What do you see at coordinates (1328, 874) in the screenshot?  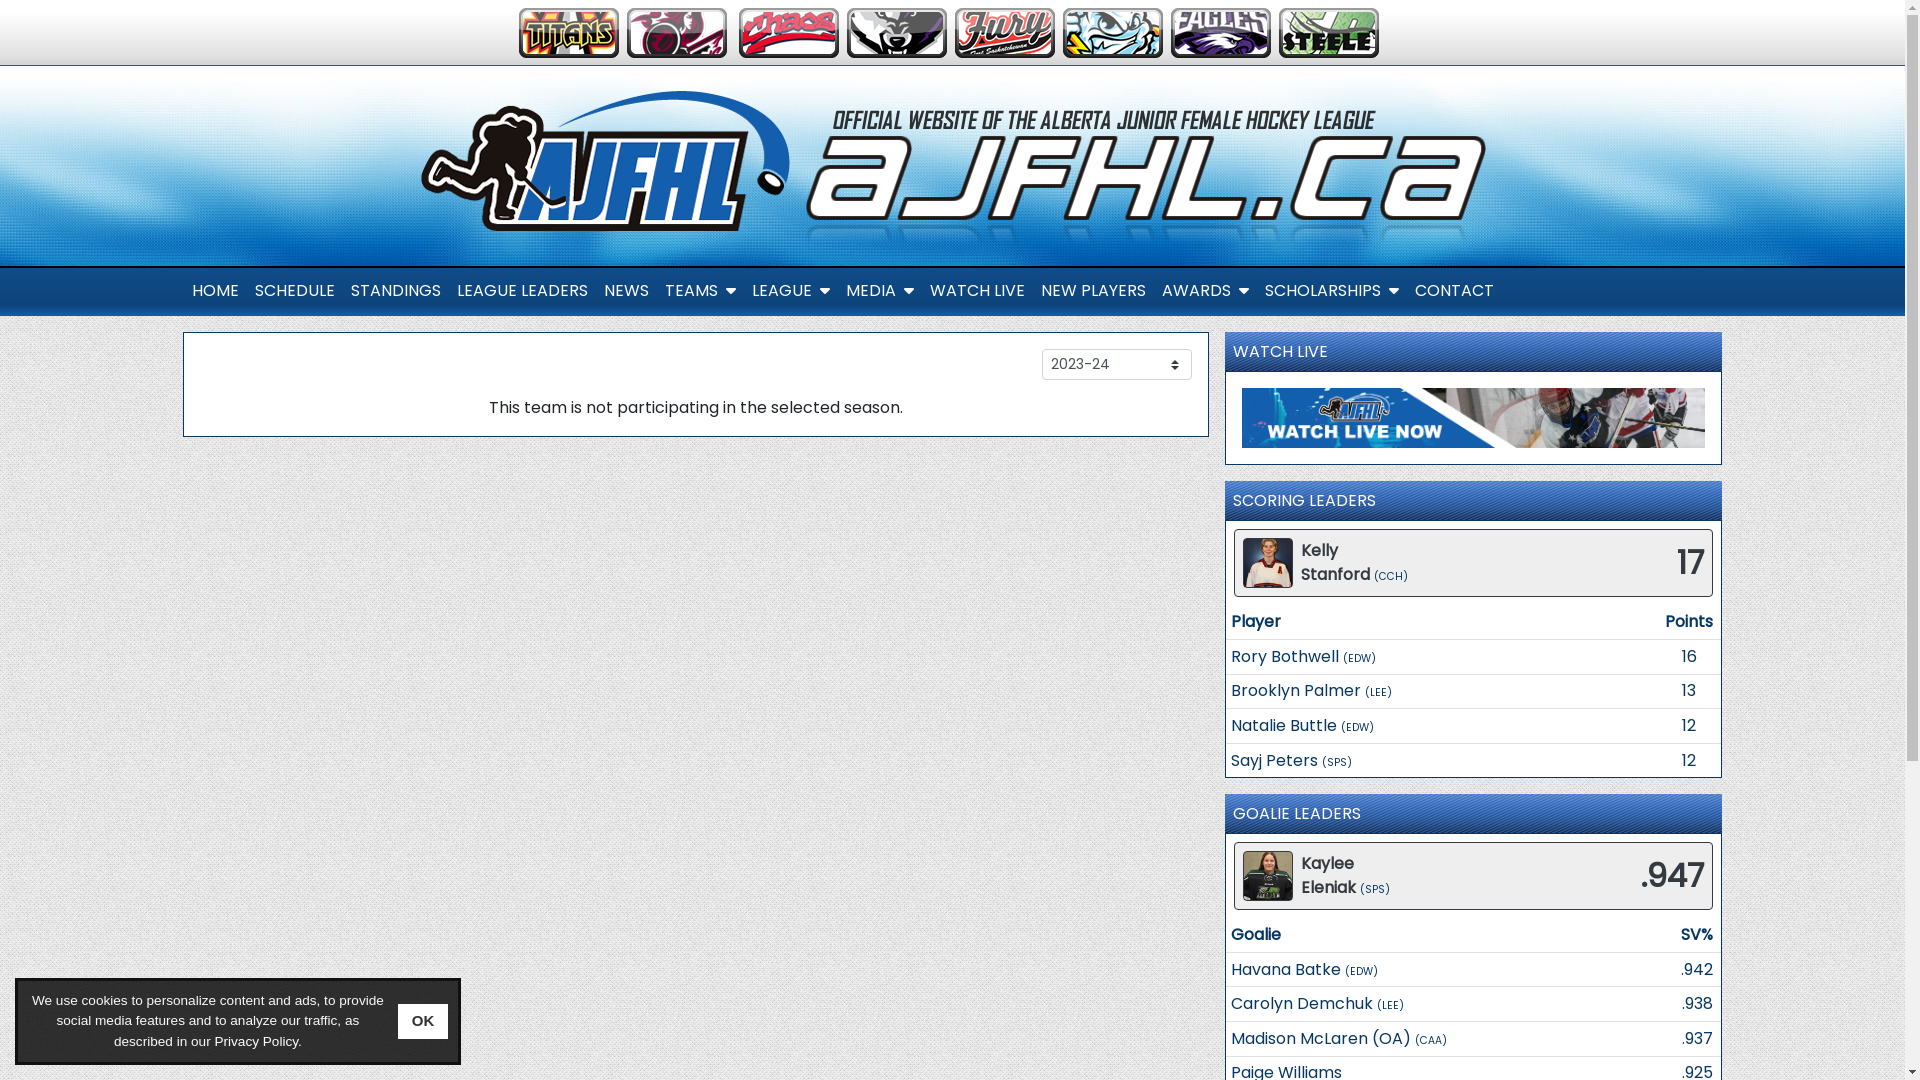 I see `'Kaylee` at bounding box center [1328, 874].